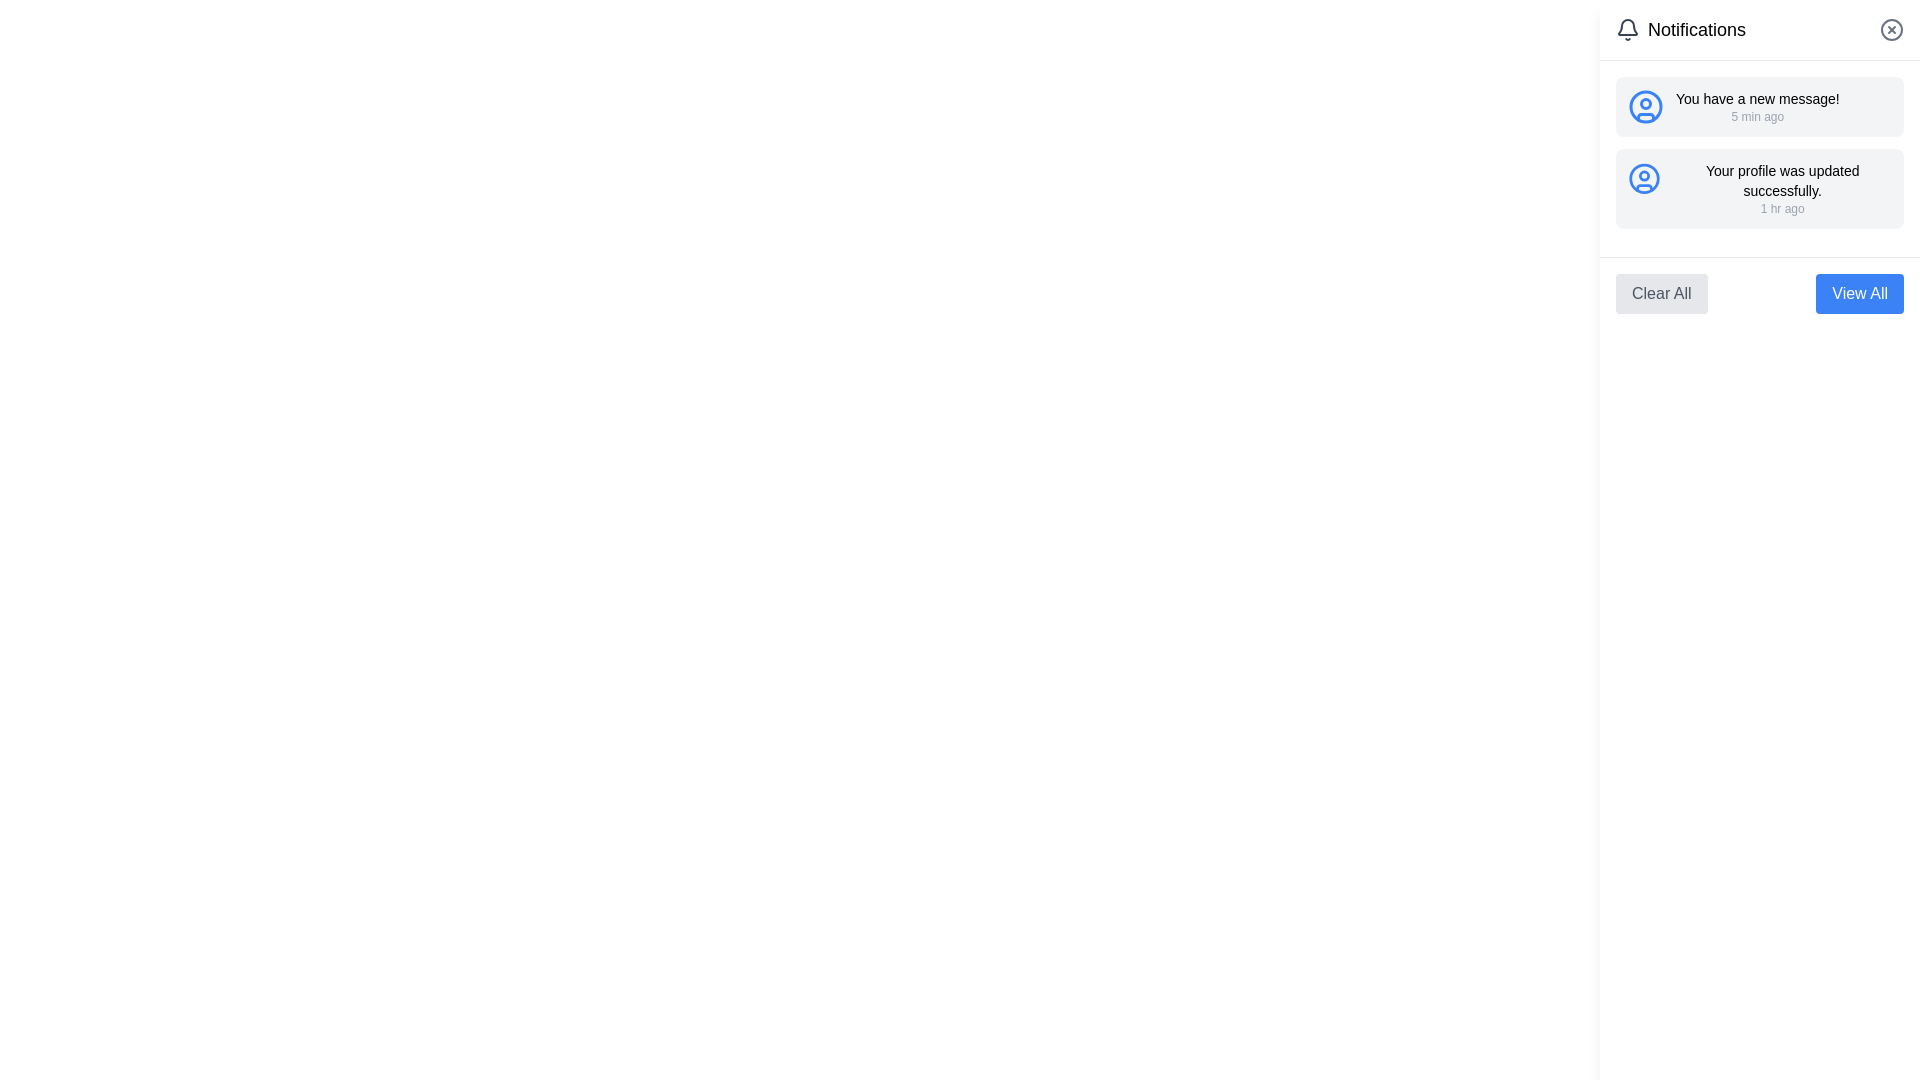 This screenshot has height=1080, width=1920. I want to click on circular outline of the user profile icon displayed in the top notification using developer tools, so click(1646, 107).